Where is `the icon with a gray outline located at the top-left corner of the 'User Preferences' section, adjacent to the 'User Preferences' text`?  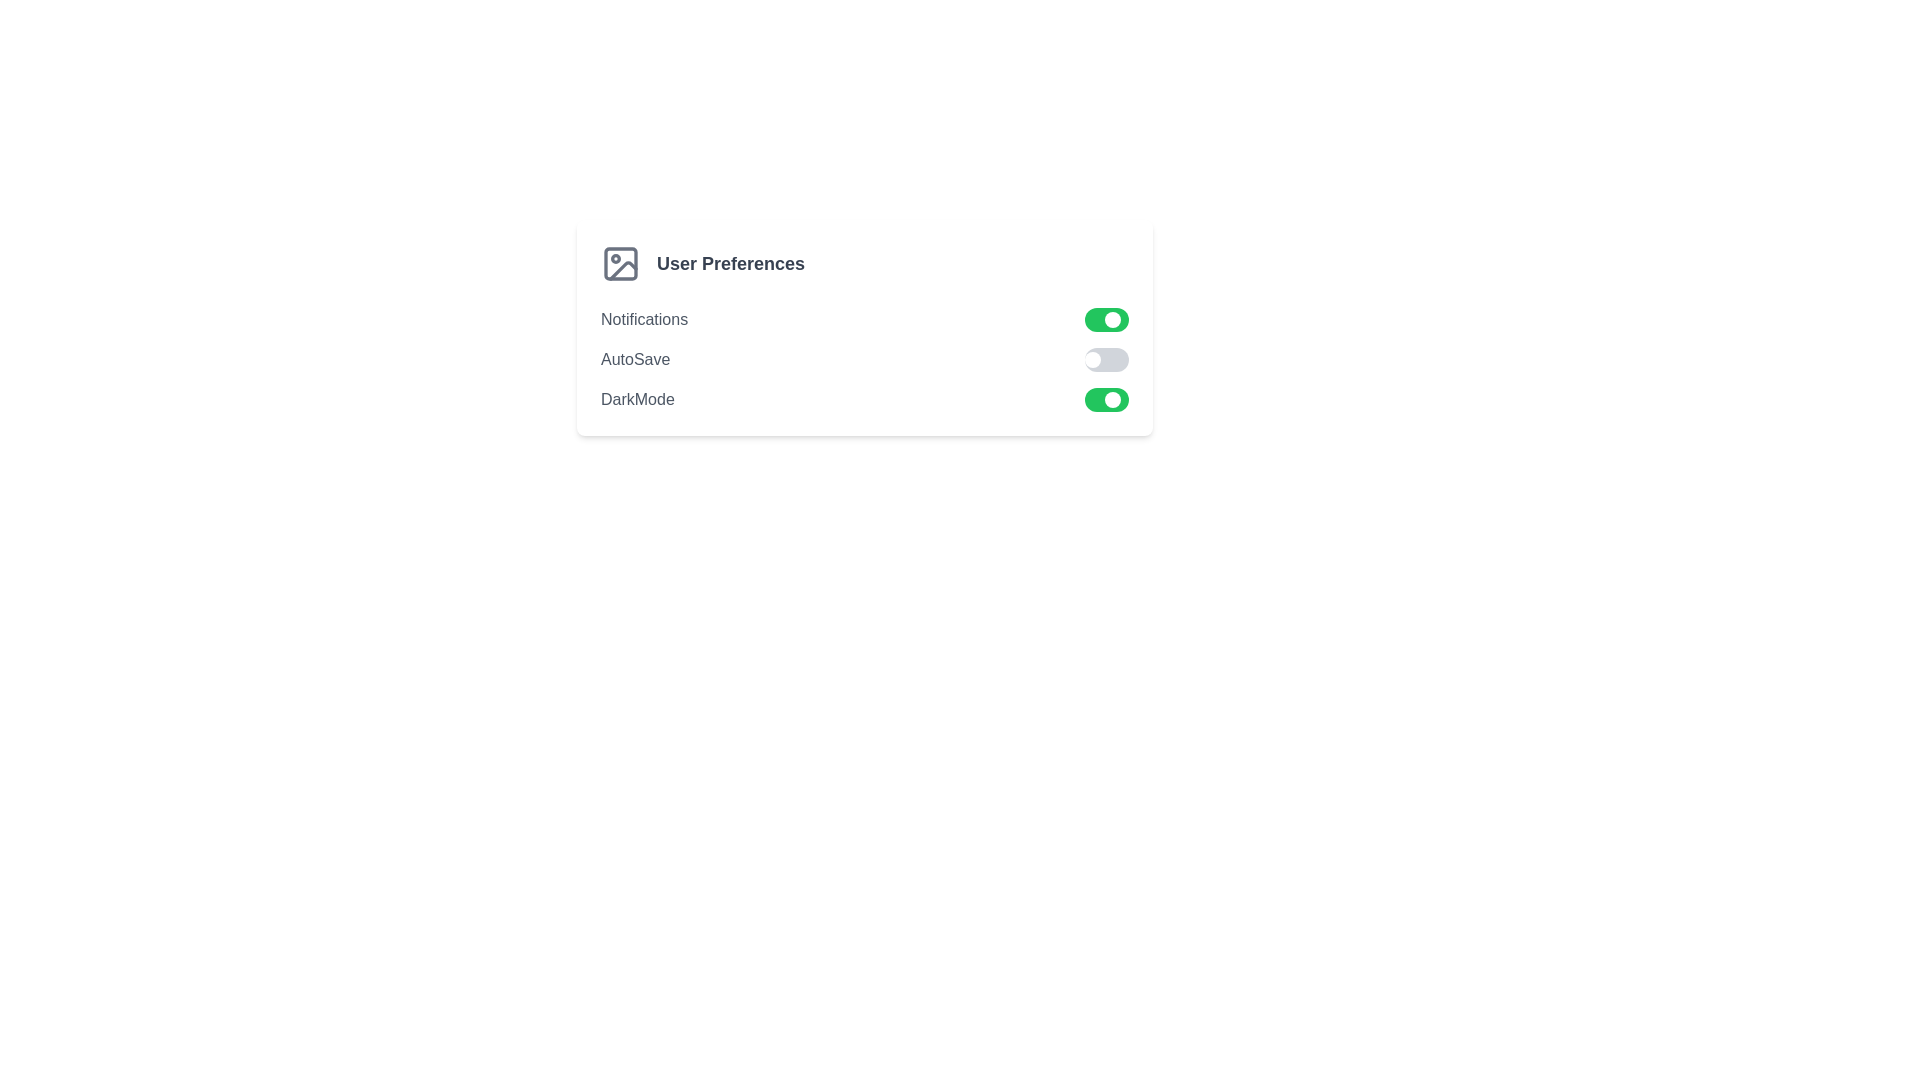
the icon with a gray outline located at the top-left corner of the 'User Preferences' section, adjacent to the 'User Preferences' text is located at coordinates (619, 262).